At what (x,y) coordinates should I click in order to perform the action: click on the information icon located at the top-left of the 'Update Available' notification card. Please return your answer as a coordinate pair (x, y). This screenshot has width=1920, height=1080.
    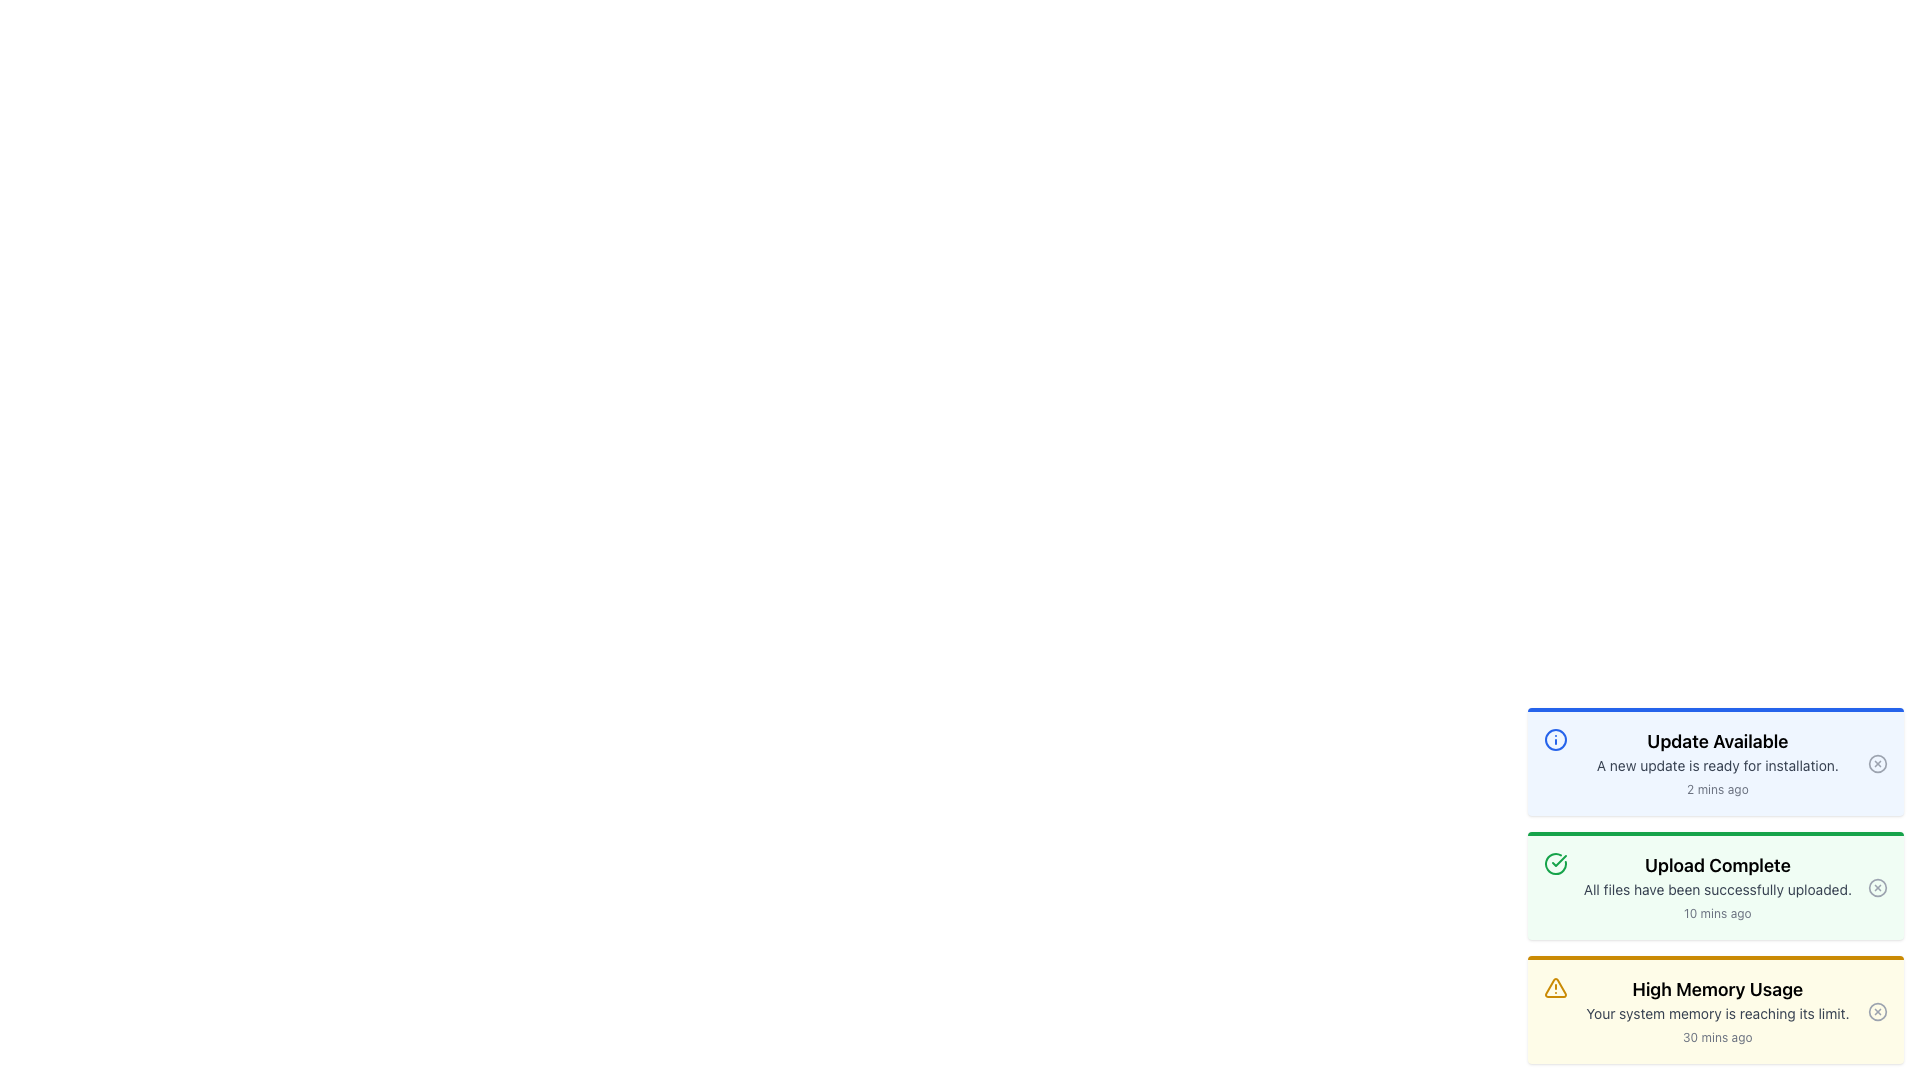
    Looking at the image, I should click on (1554, 740).